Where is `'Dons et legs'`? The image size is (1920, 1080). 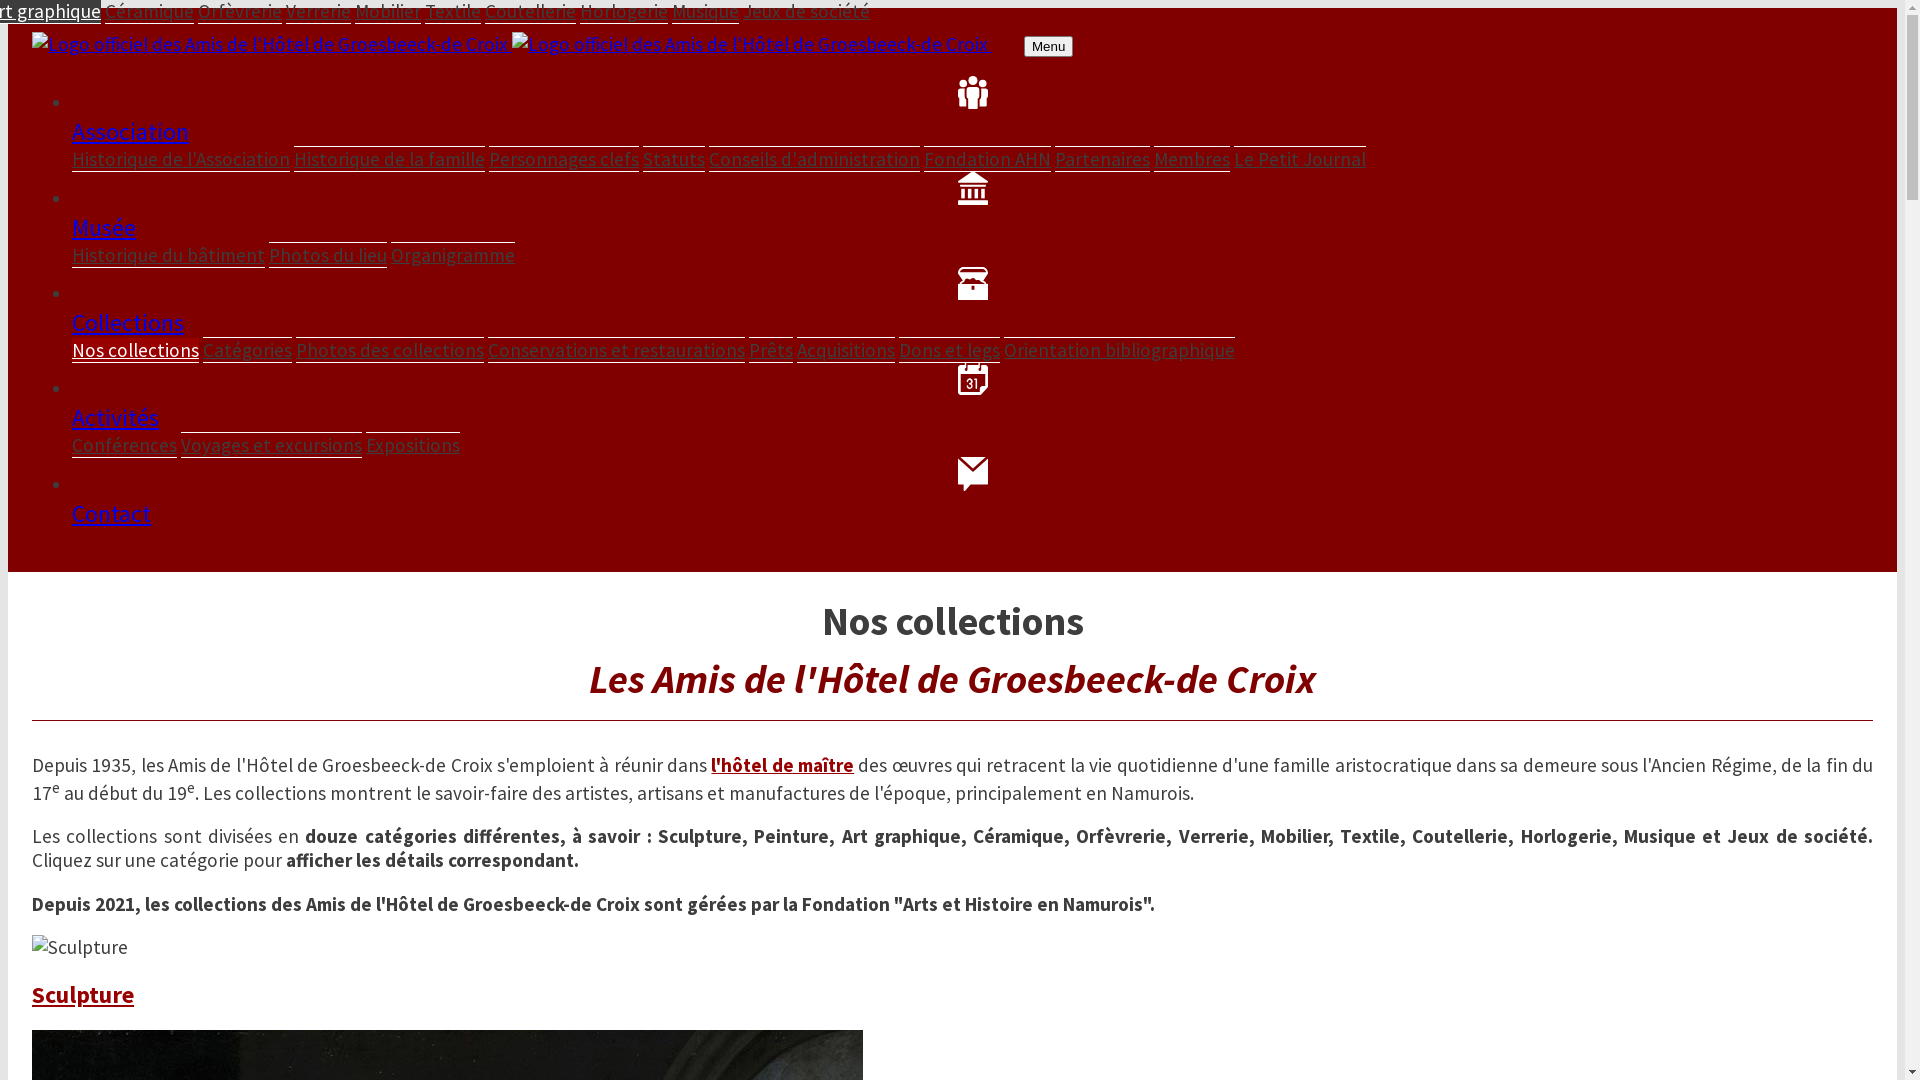 'Dons et legs' is located at coordinates (948, 349).